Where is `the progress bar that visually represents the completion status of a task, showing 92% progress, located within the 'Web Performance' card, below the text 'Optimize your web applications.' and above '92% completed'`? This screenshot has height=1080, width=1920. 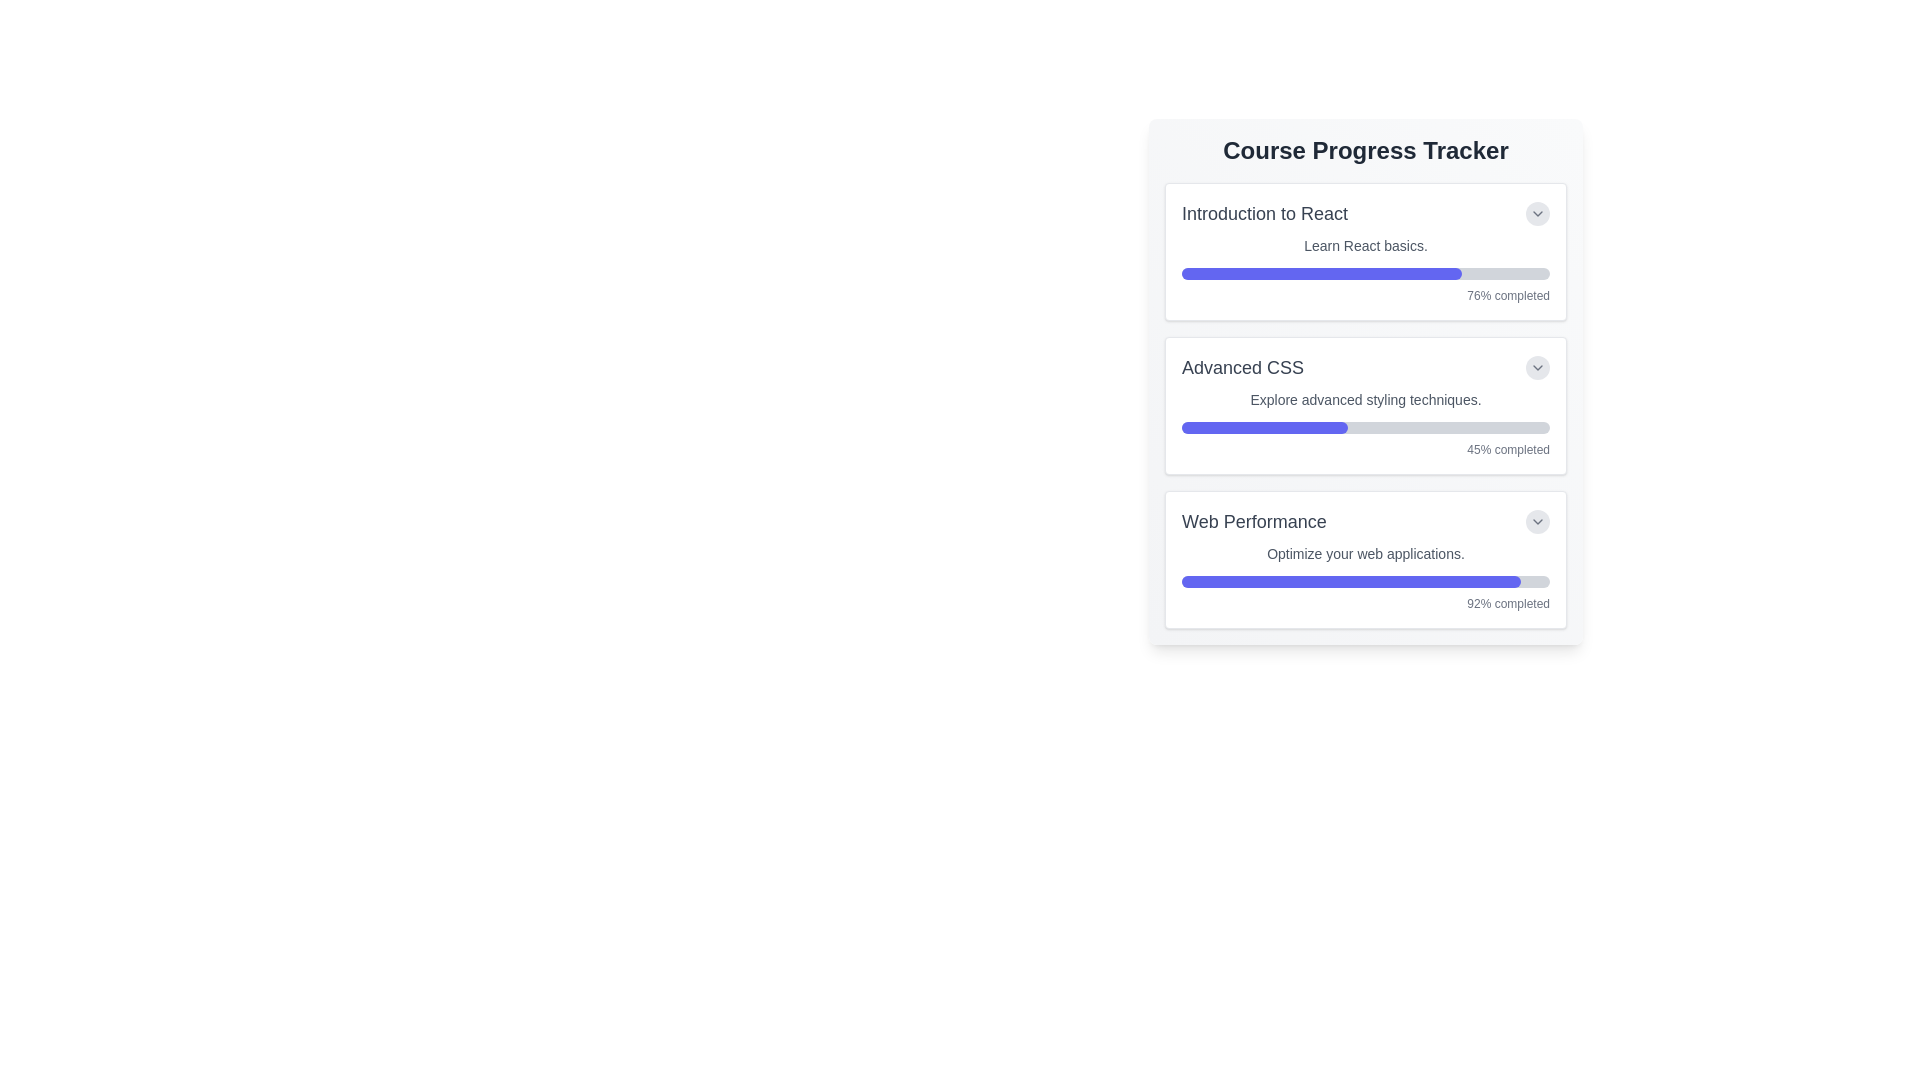
the progress bar that visually represents the completion status of a task, showing 92% progress, located within the 'Web Performance' card, below the text 'Optimize your web applications.' and above '92% completed' is located at coordinates (1365, 582).